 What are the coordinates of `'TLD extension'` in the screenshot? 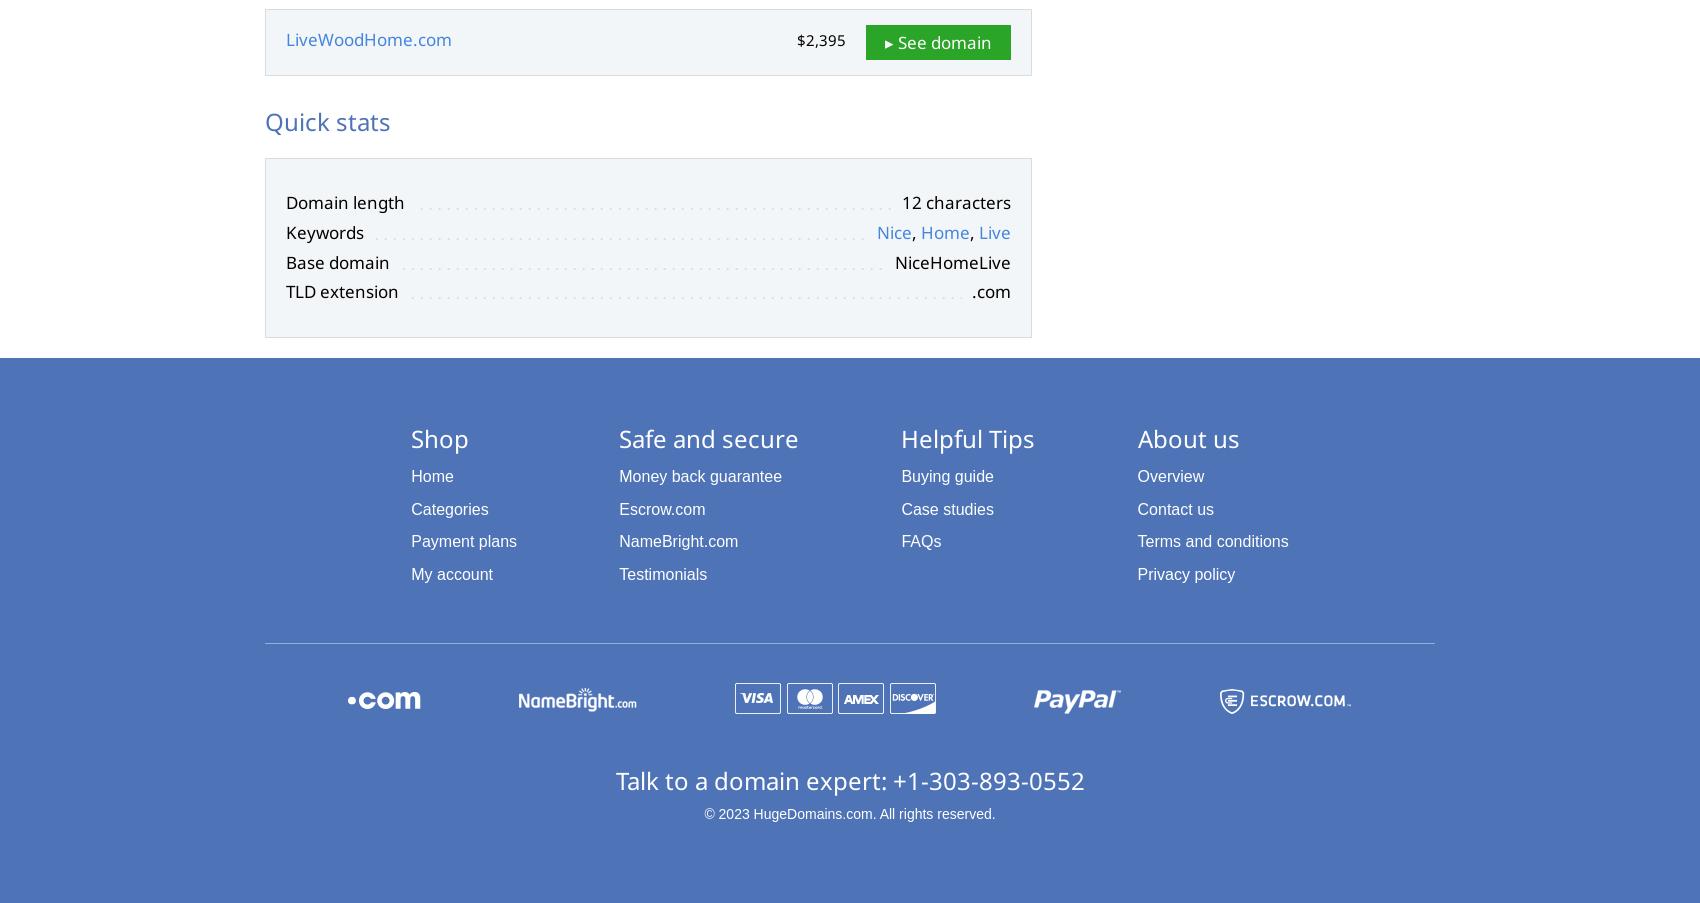 It's located at (285, 290).